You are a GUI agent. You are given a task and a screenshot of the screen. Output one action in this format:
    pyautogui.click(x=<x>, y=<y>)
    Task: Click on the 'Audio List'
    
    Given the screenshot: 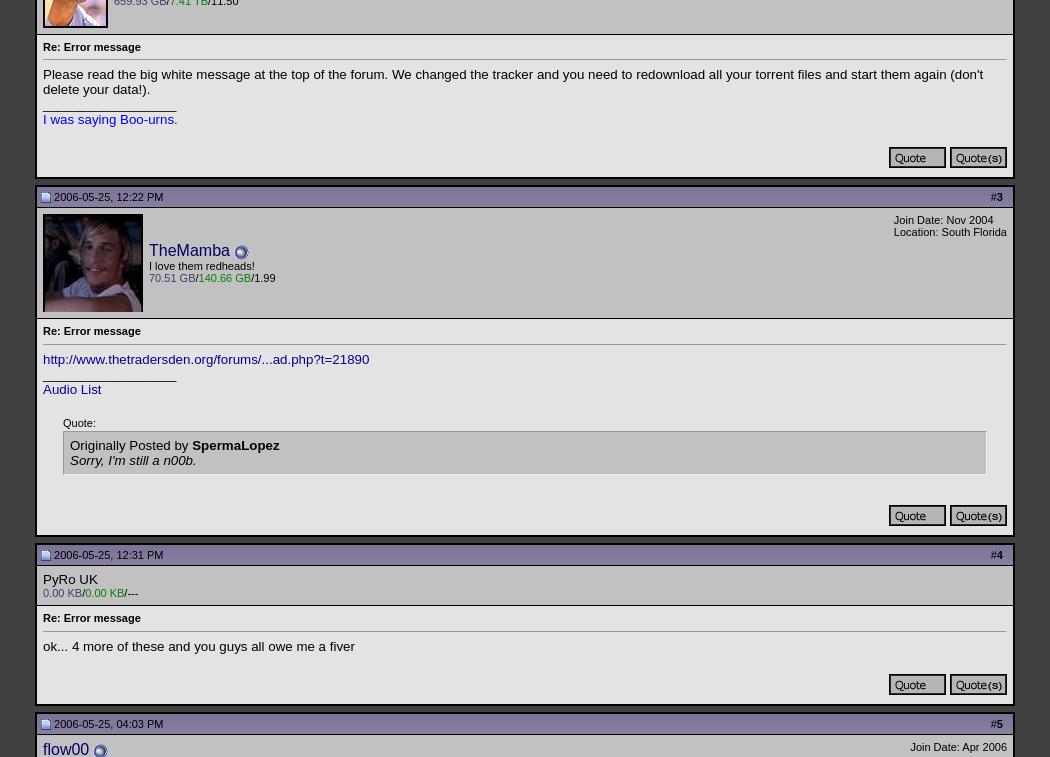 What is the action you would take?
    pyautogui.click(x=42, y=388)
    